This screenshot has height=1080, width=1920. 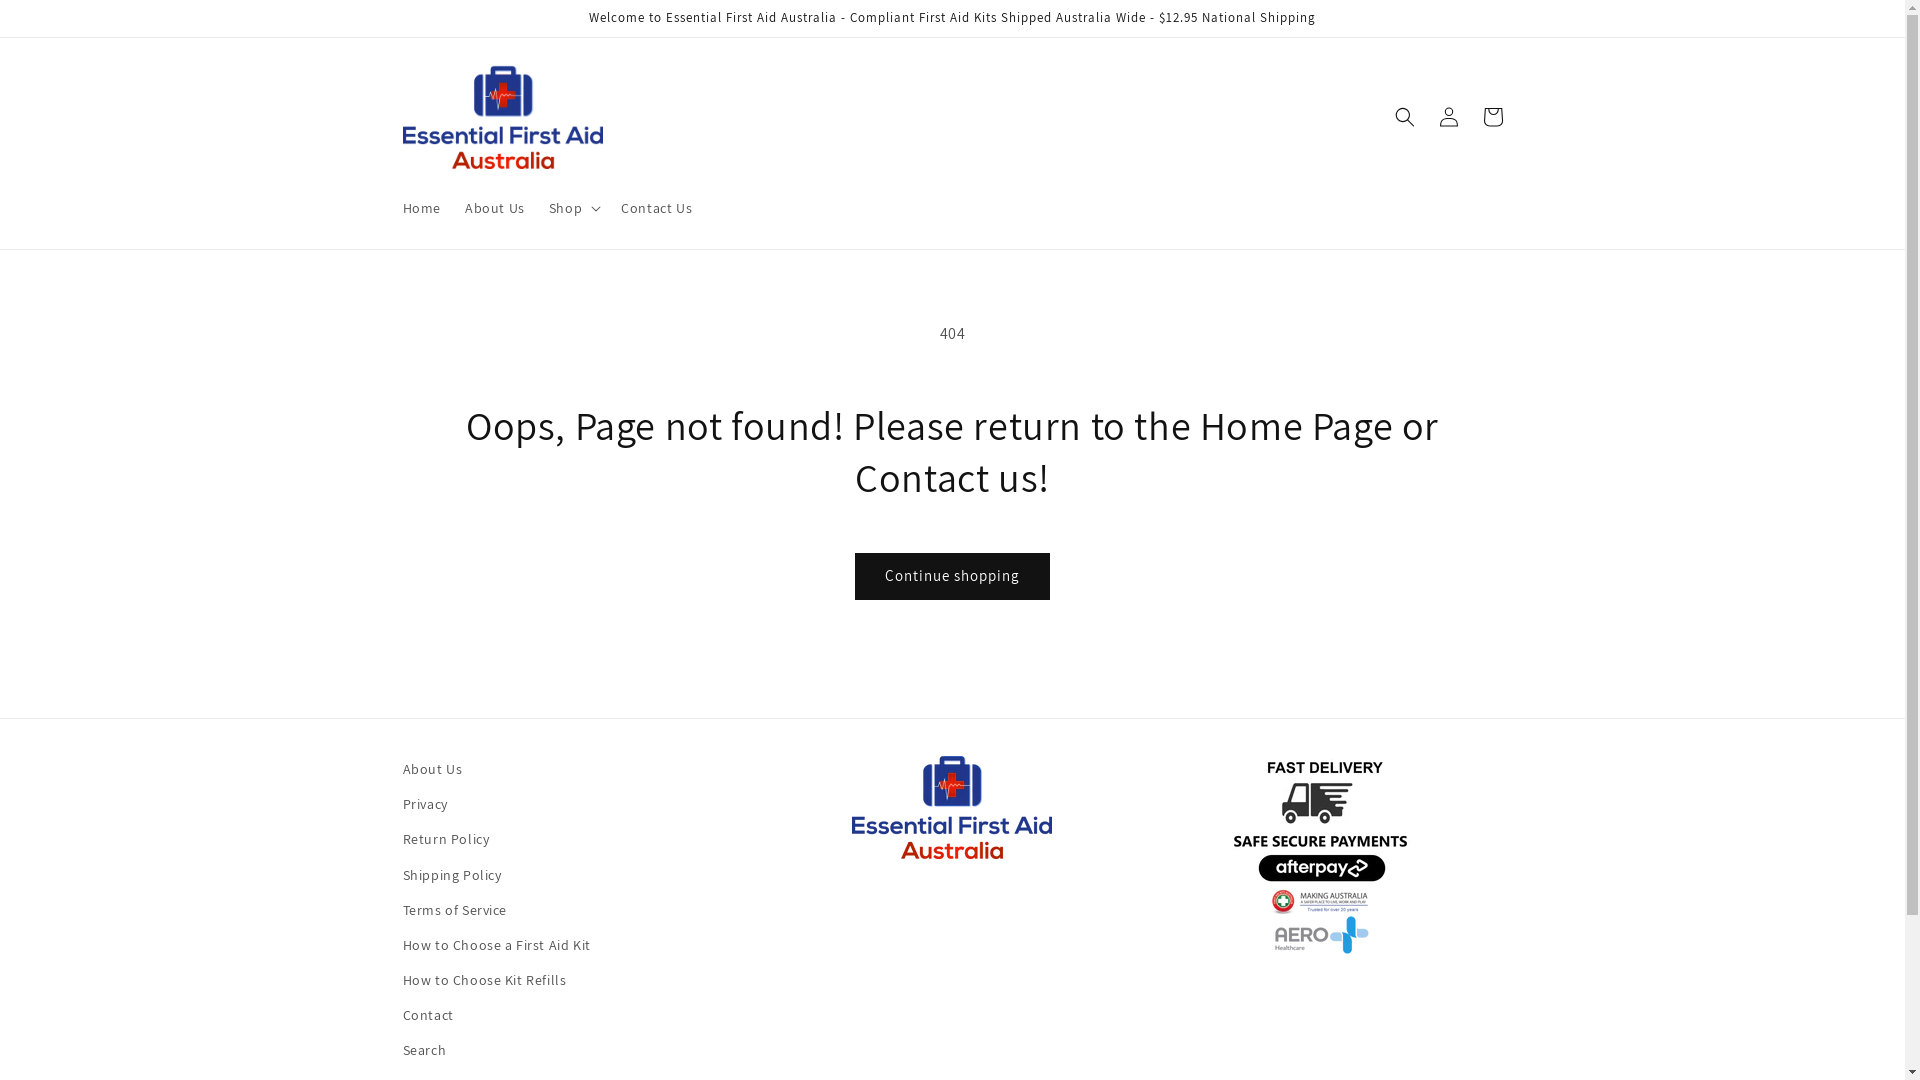 What do you see at coordinates (656, 208) in the screenshot?
I see `'Contact Us'` at bounding box center [656, 208].